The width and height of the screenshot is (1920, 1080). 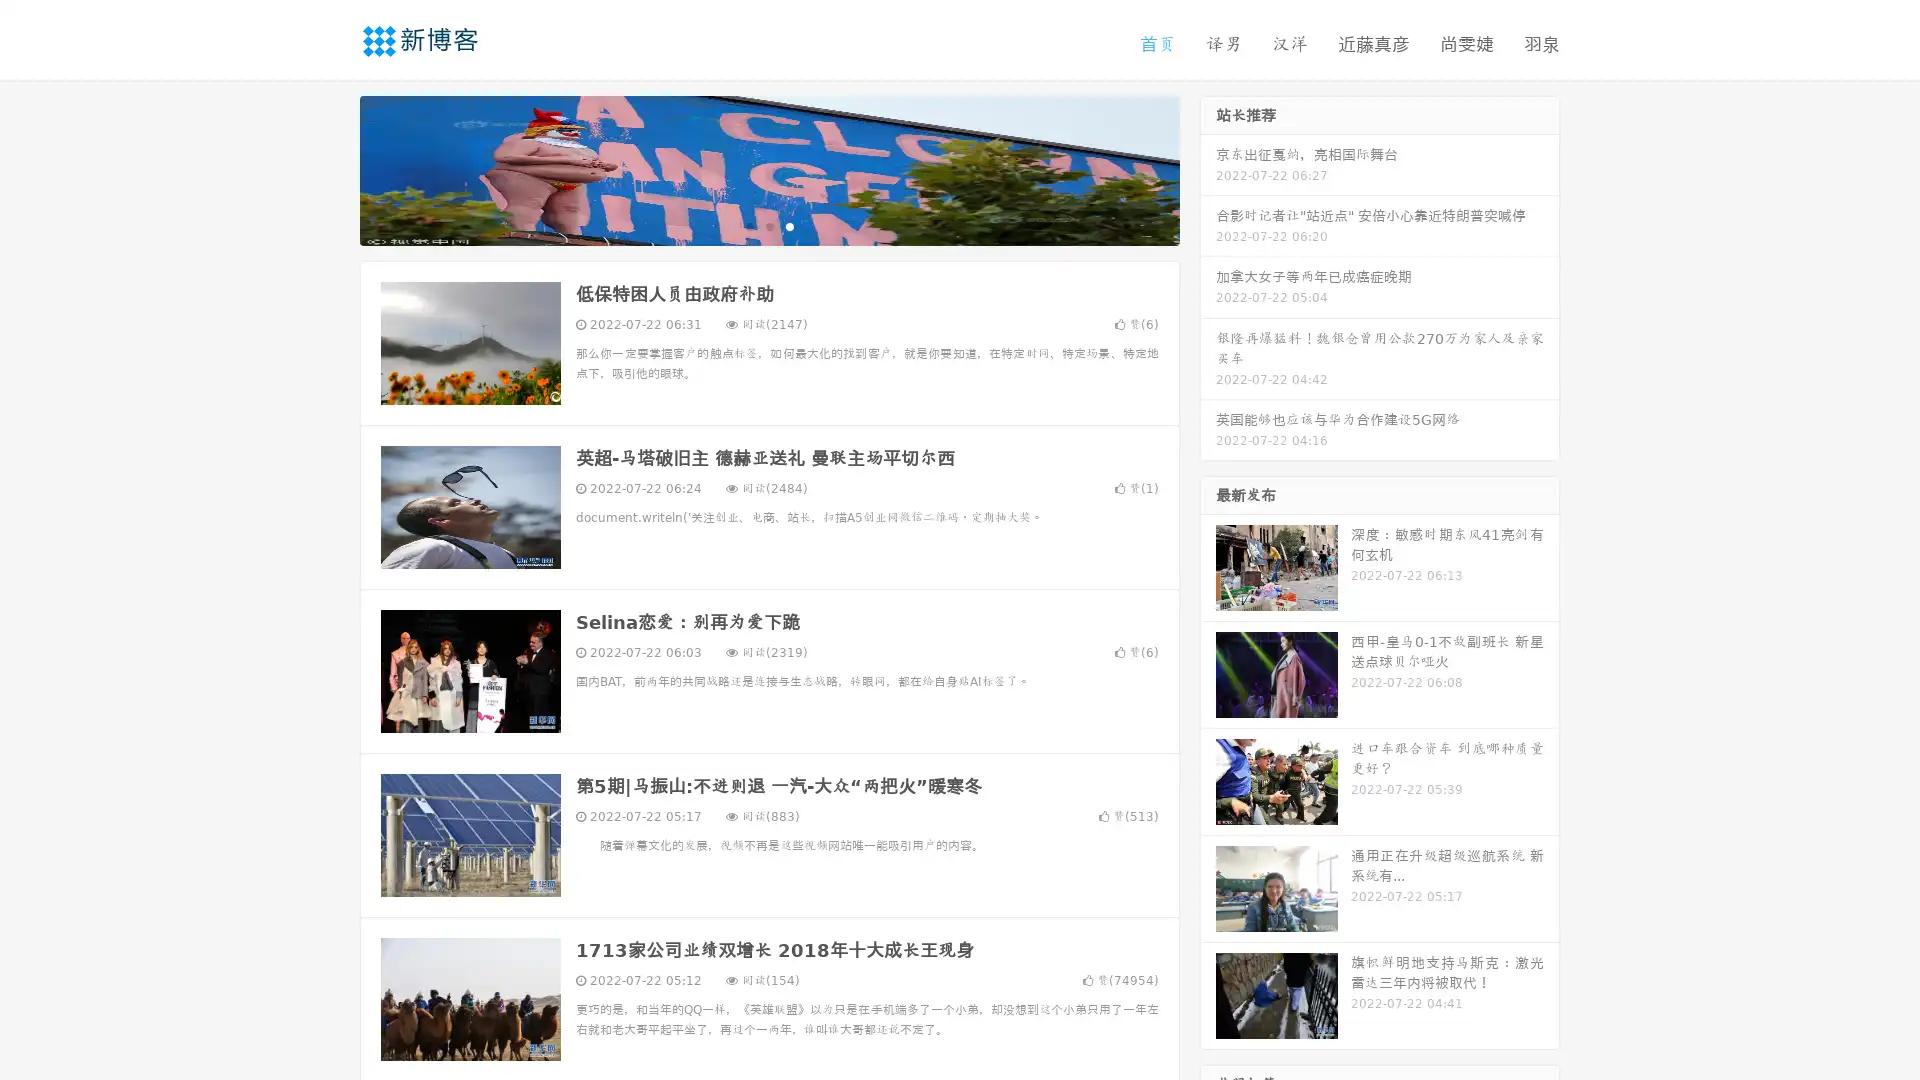 What do you see at coordinates (330, 168) in the screenshot?
I see `Previous slide` at bounding box center [330, 168].